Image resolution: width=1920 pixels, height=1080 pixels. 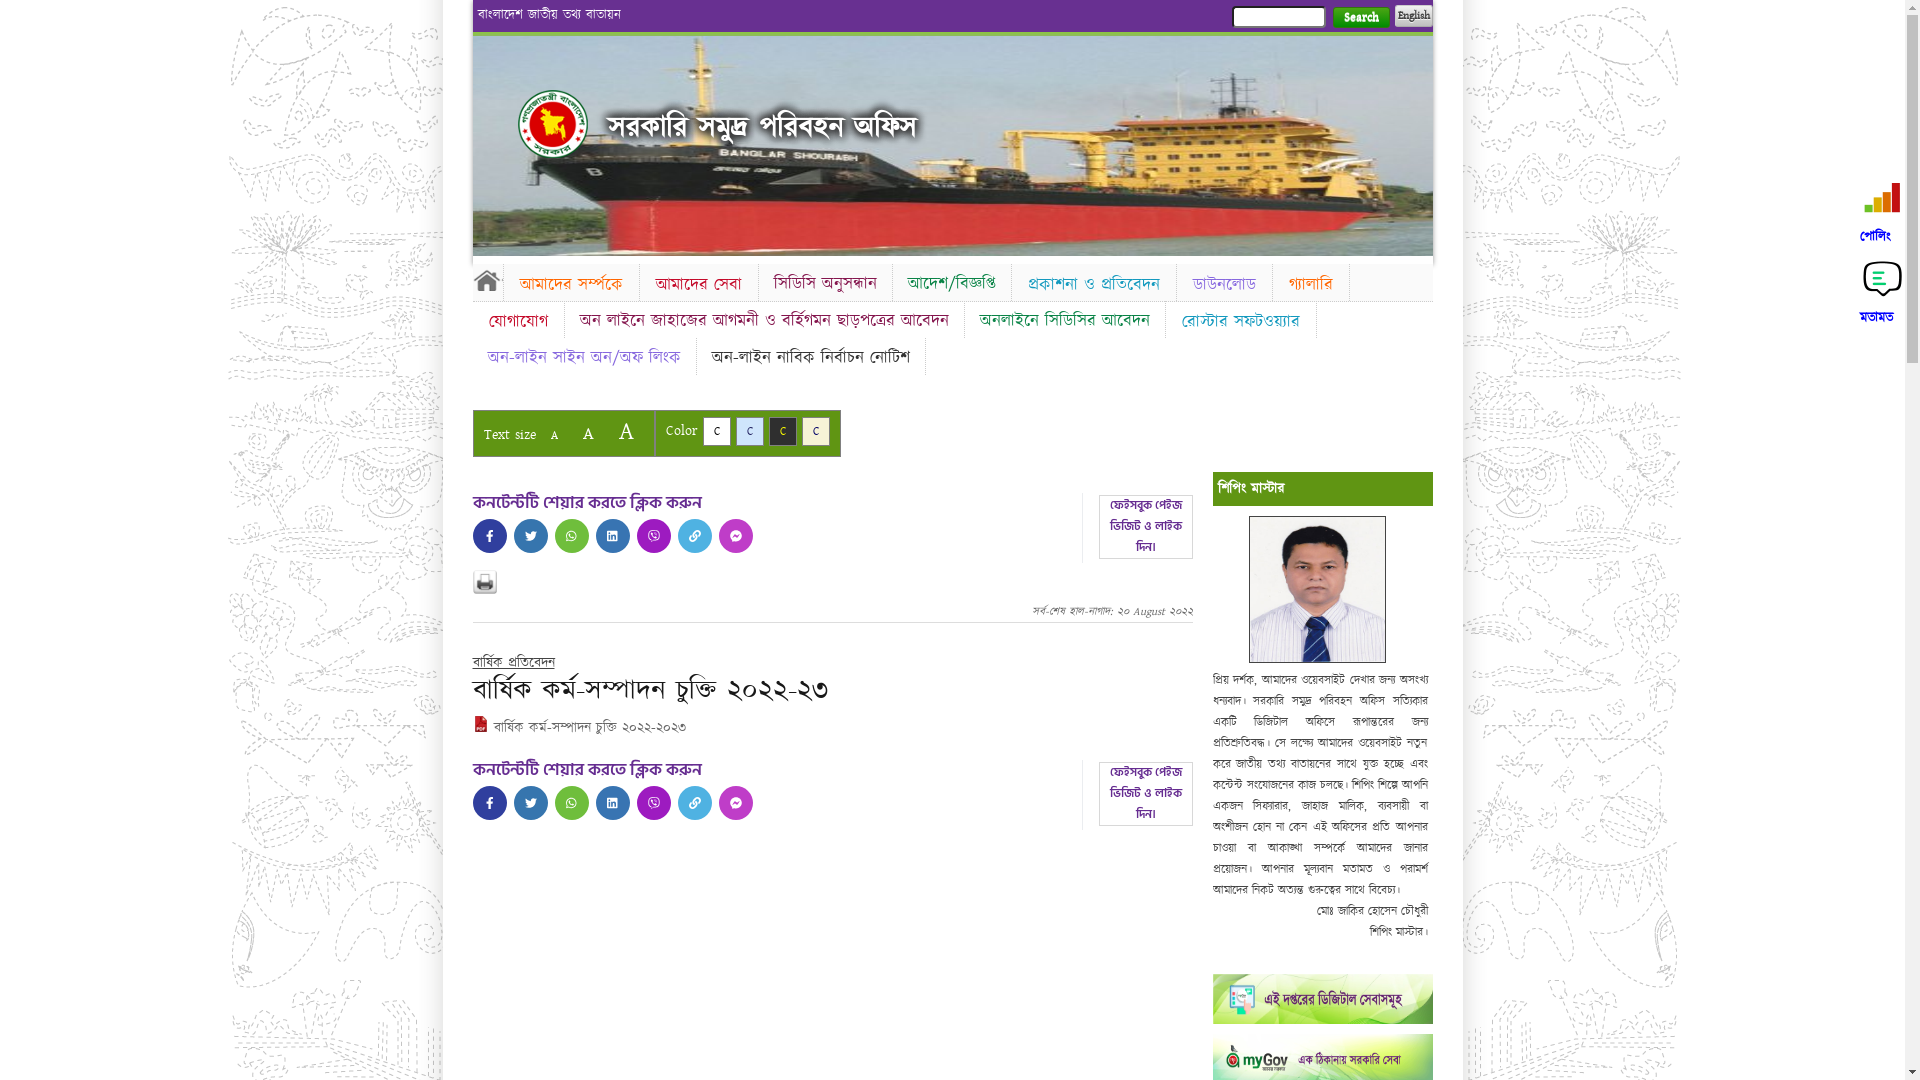 What do you see at coordinates (624, 430) in the screenshot?
I see `'A'` at bounding box center [624, 430].